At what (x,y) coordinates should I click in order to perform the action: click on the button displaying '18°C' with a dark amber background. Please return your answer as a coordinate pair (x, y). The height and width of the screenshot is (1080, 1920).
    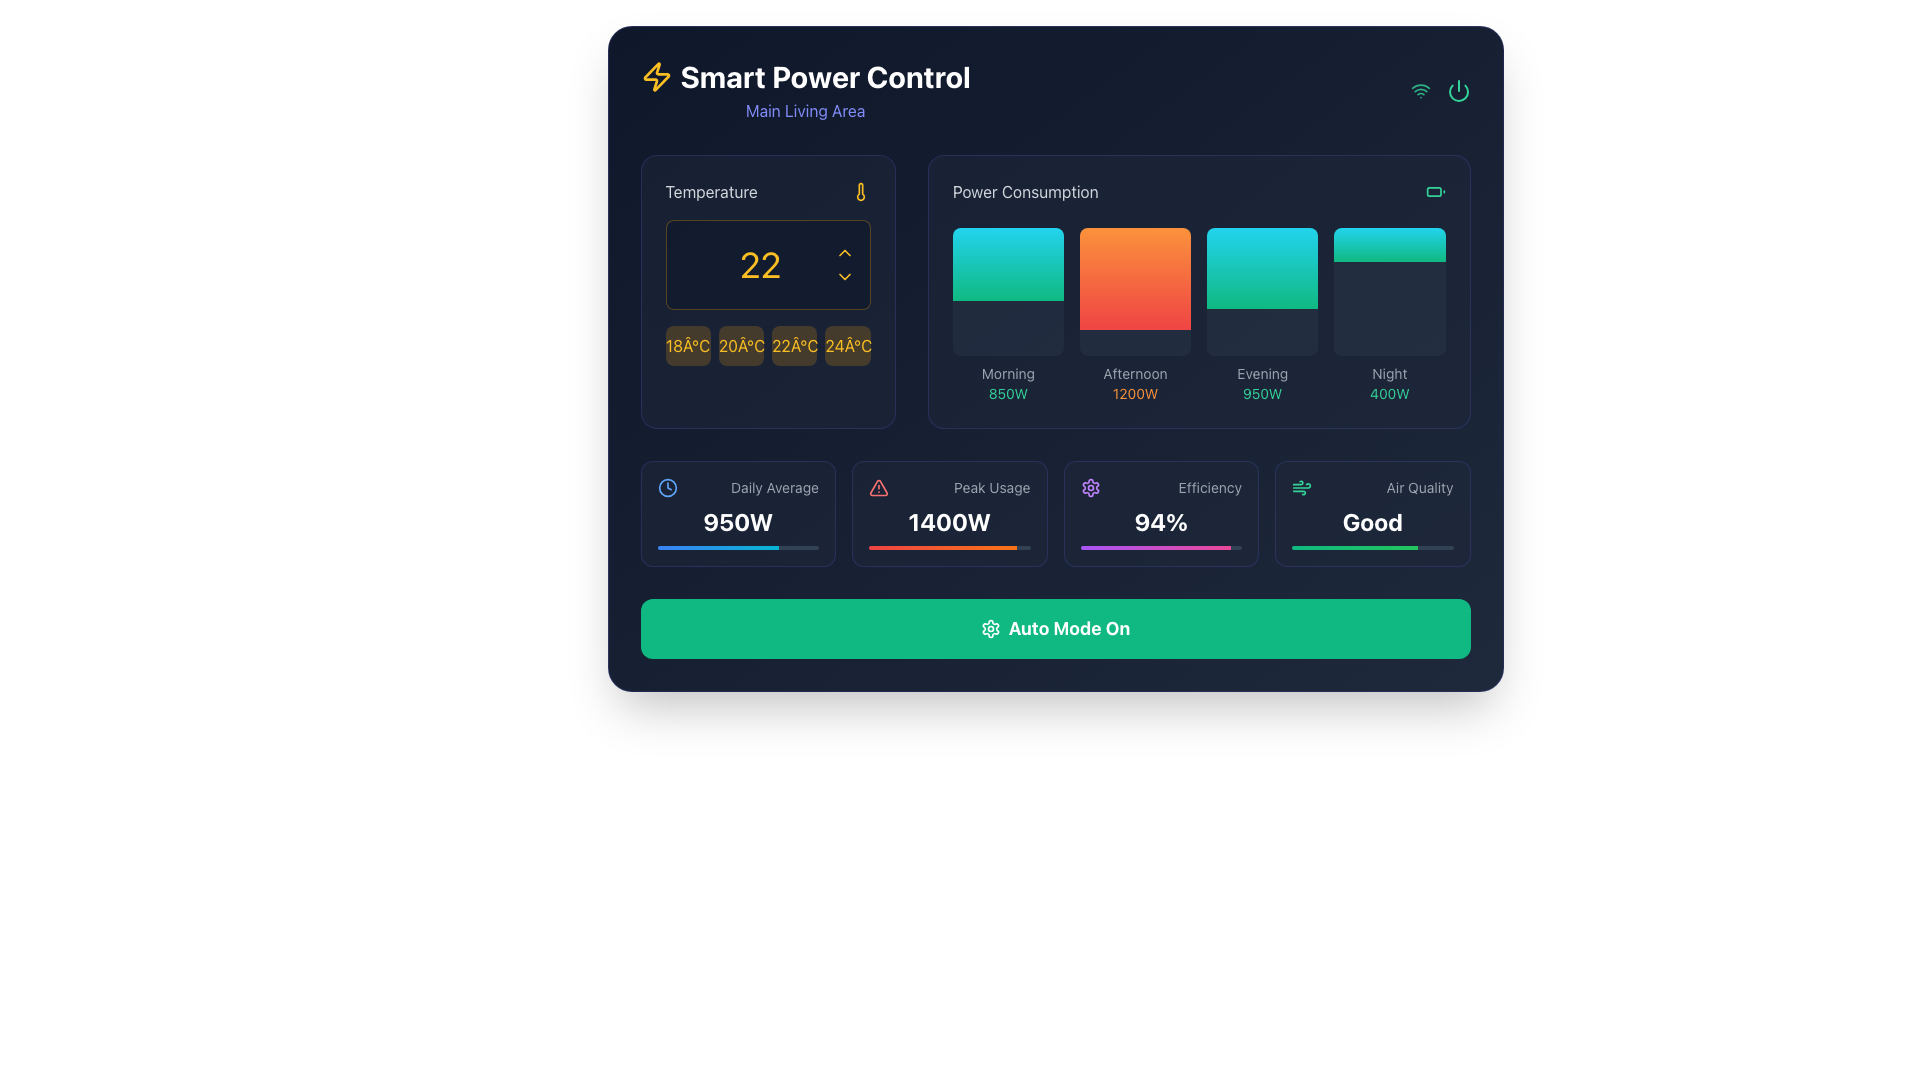
    Looking at the image, I should click on (688, 345).